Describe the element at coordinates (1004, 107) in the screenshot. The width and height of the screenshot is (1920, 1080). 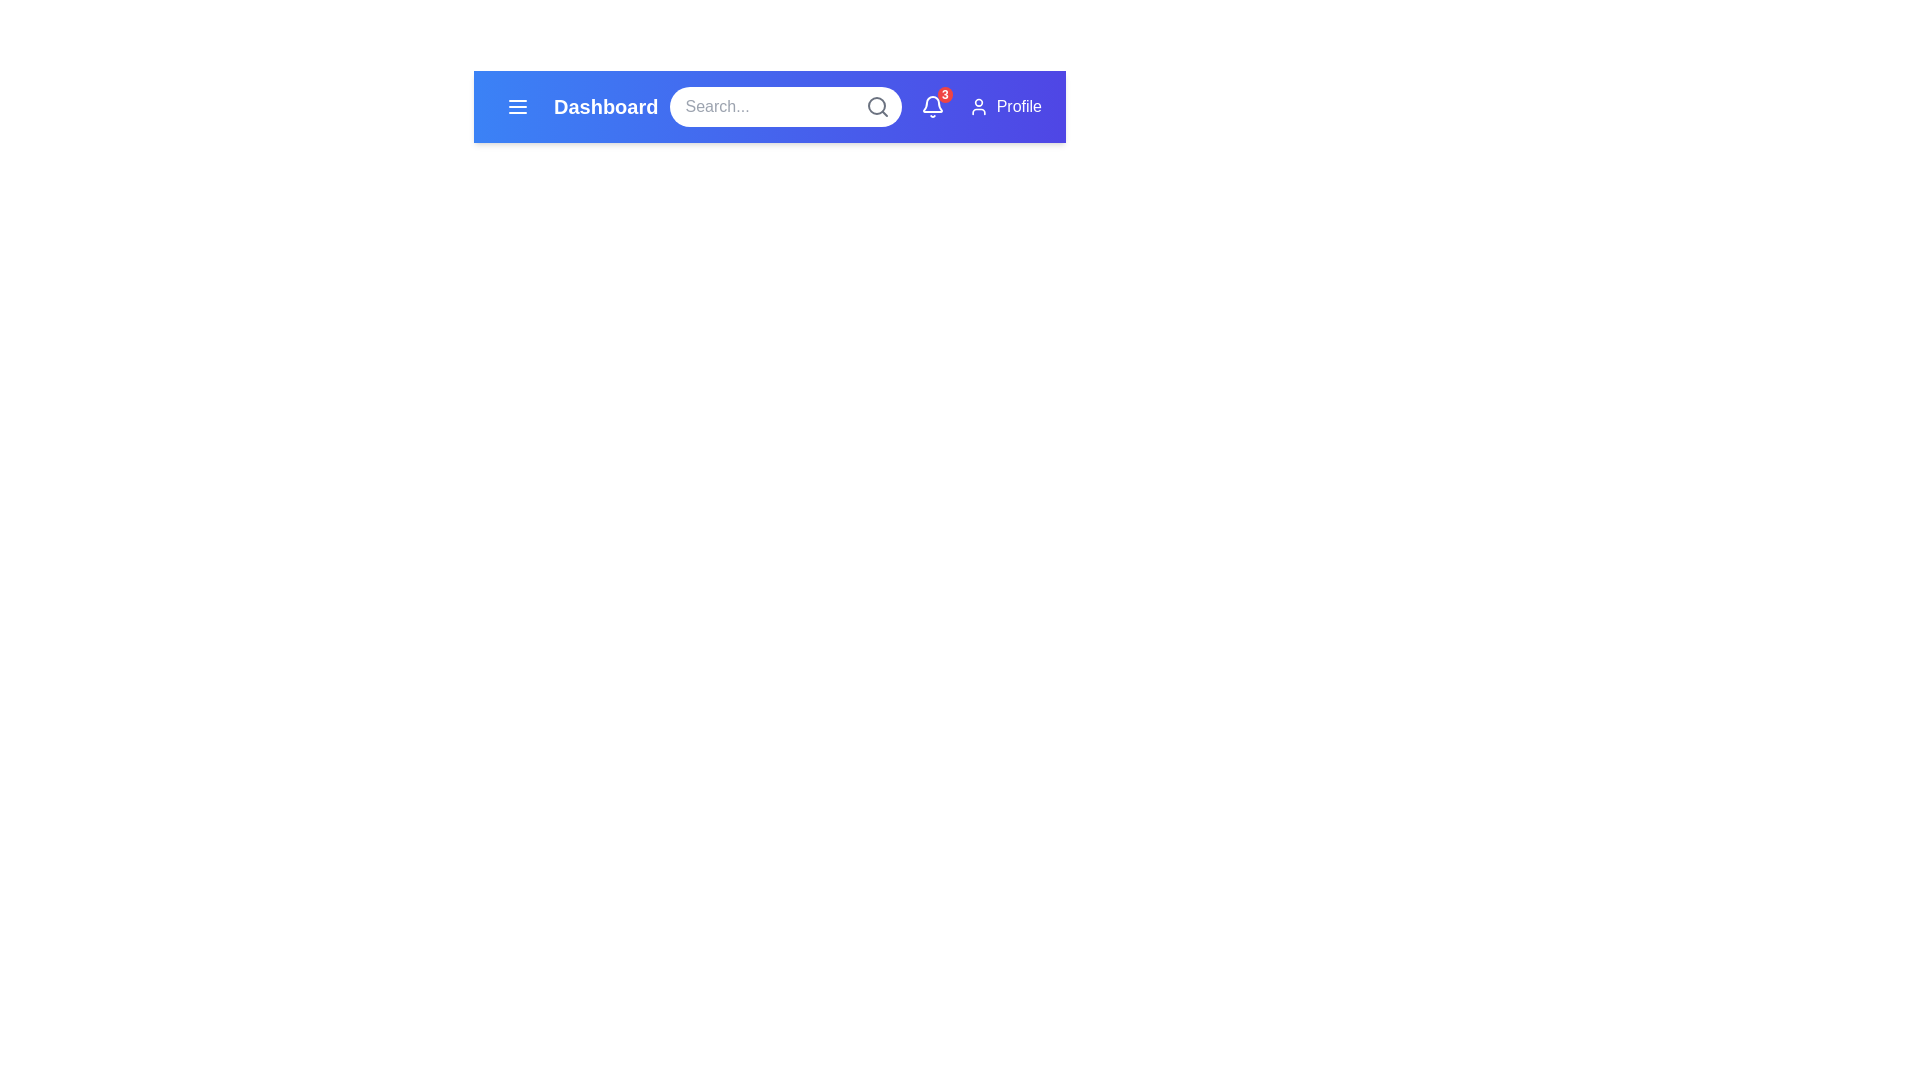
I see `the button located at the far-right side of the navigation bar that serves as a navigation link to the profile page or profile-related options, which is adjacent to the notification bell icon` at that location.